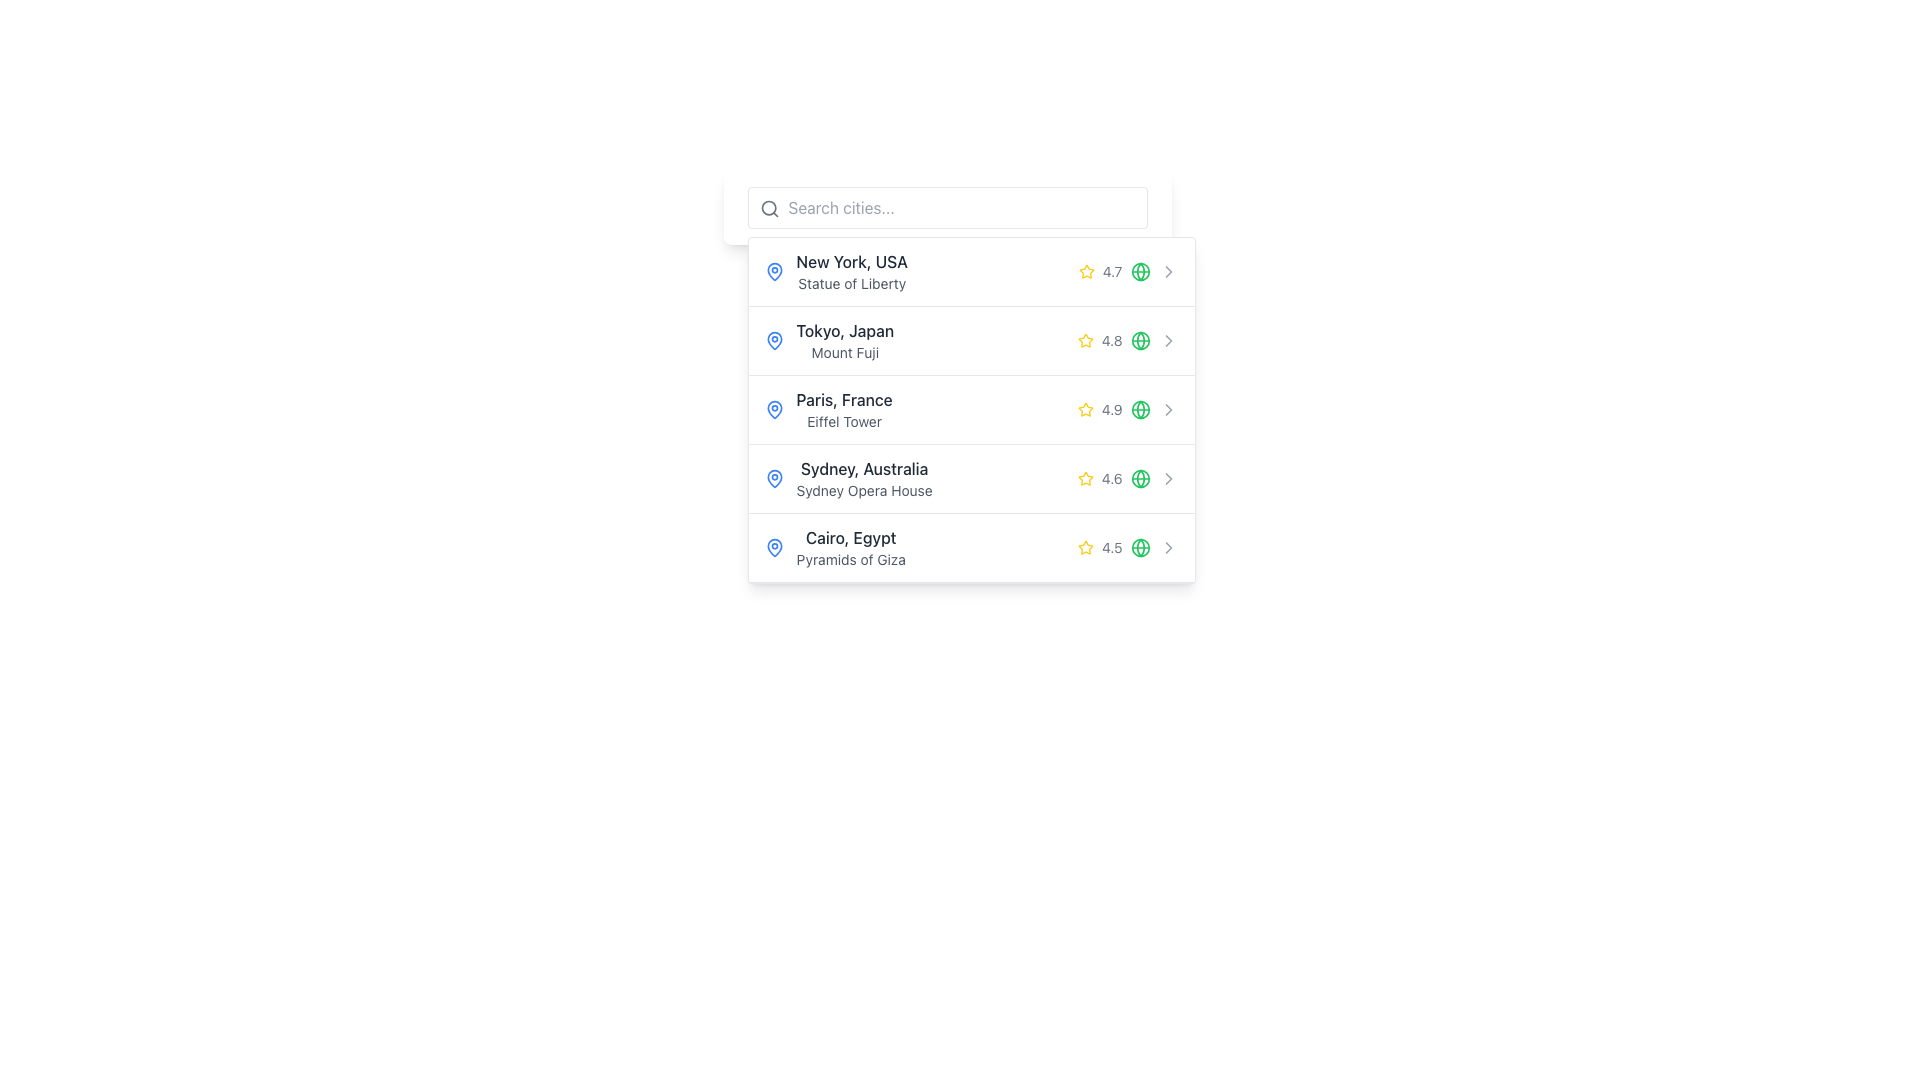 This screenshot has width=1920, height=1080. Describe the element at coordinates (1168, 339) in the screenshot. I see `the right-pointing arrow icon, which is light gray and located next to 'Tokyo, Japan' and 'Mount Fuji'` at that location.